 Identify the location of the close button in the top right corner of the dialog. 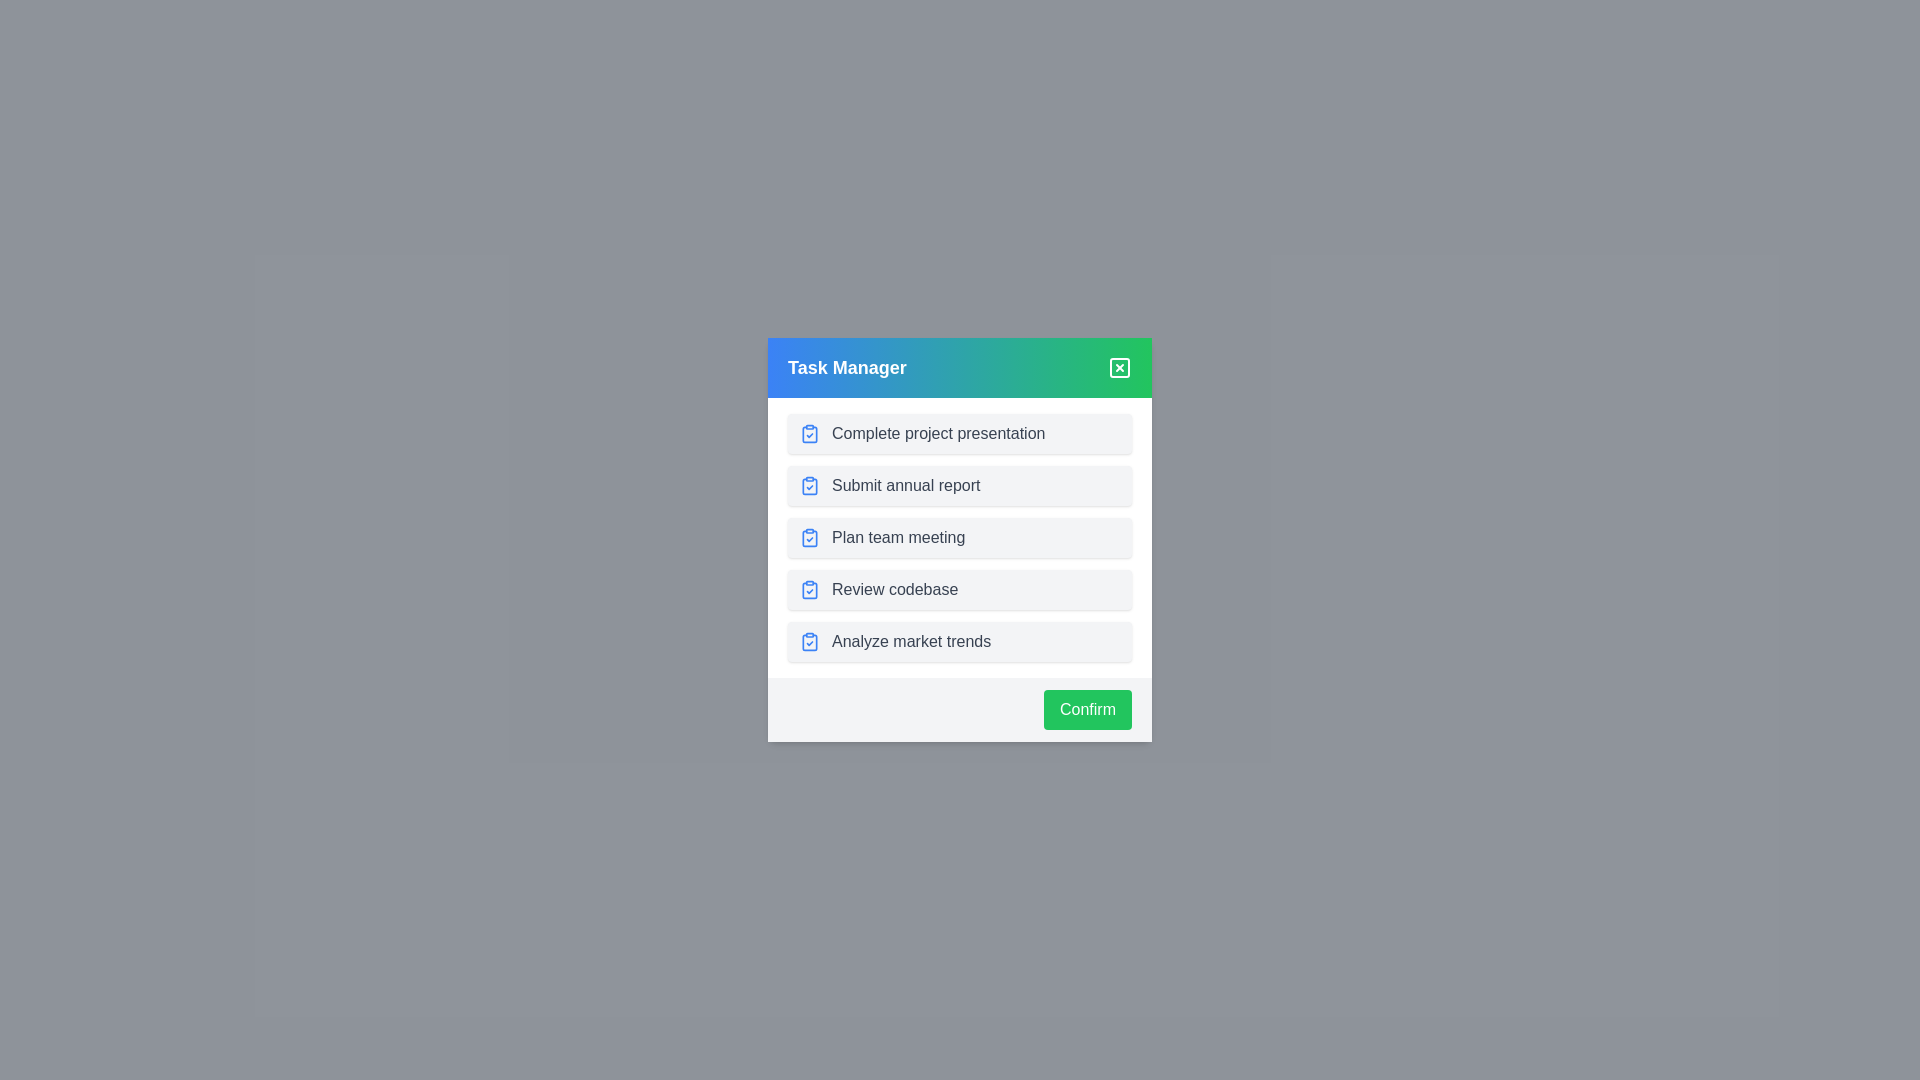
(1118, 367).